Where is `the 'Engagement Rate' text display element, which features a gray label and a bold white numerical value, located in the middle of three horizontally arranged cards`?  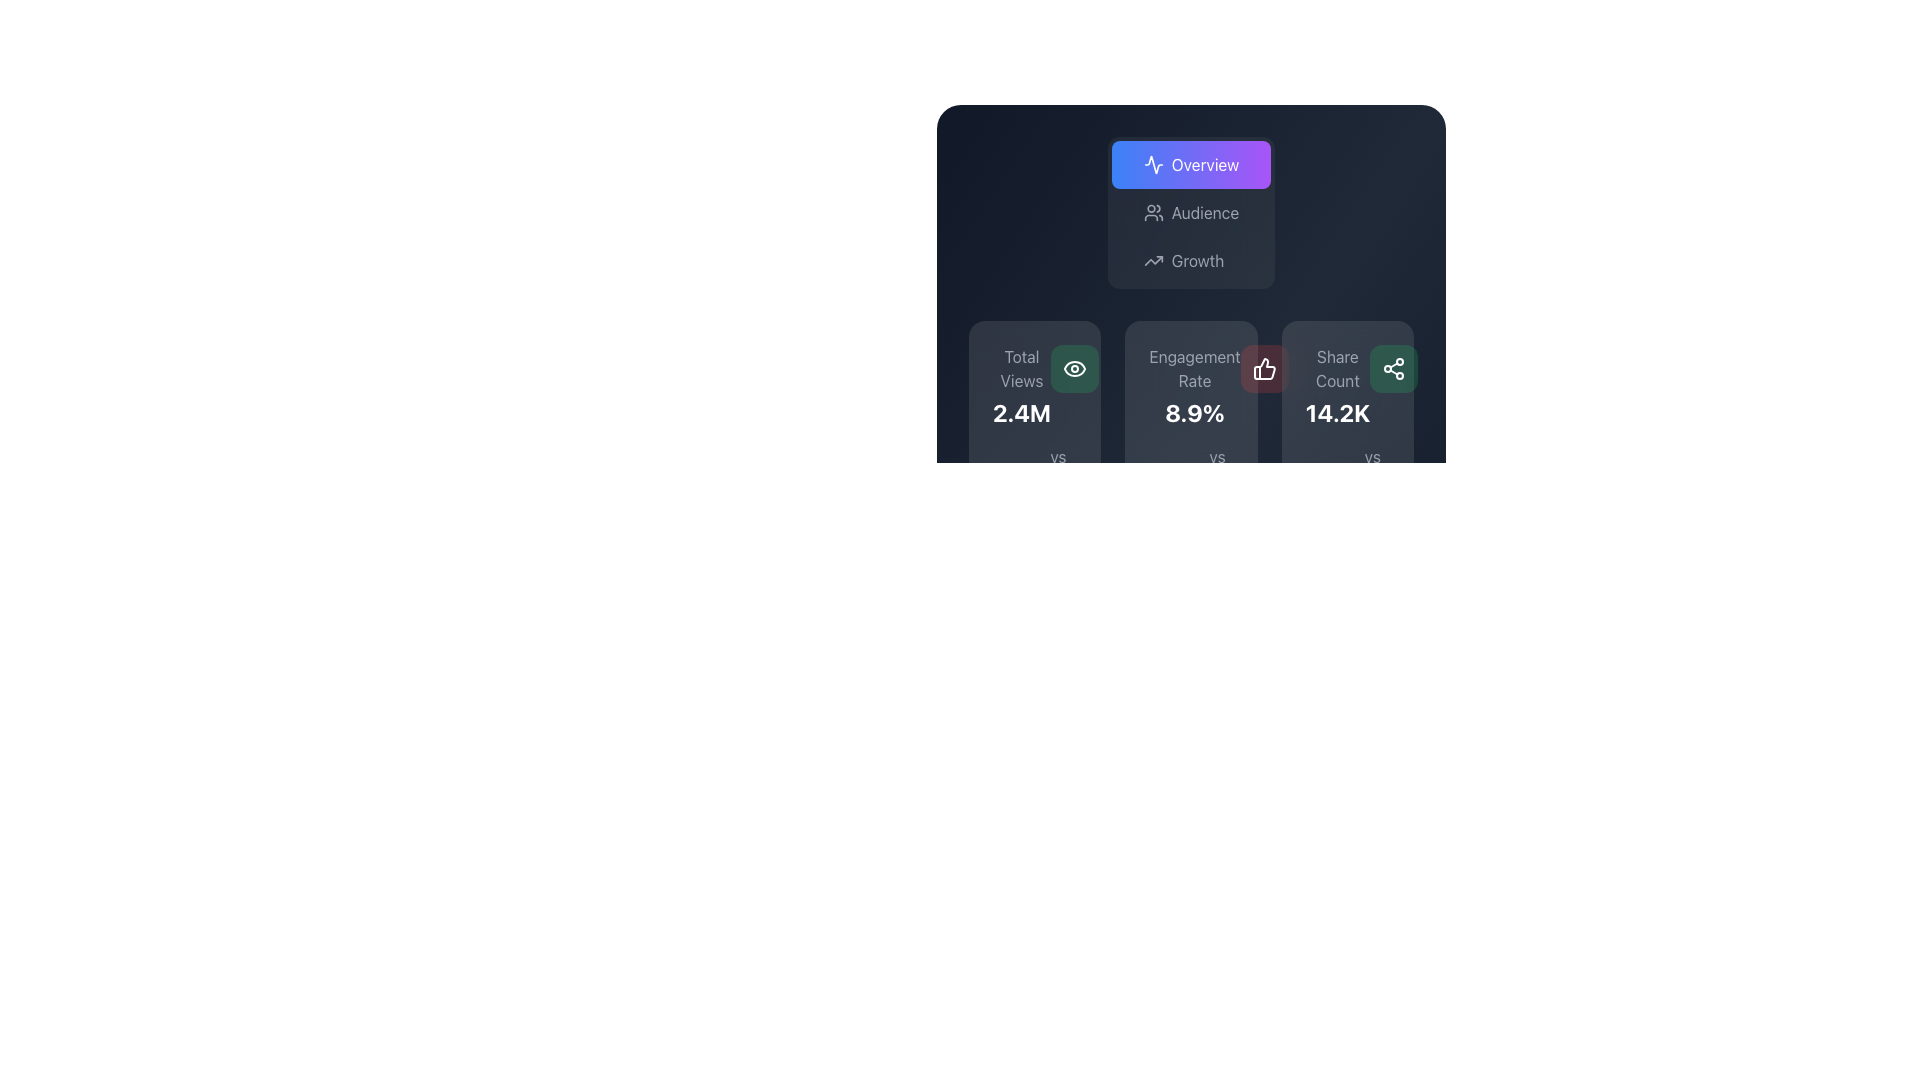
the 'Engagement Rate' text display element, which features a gray label and a bold white numerical value, located in the middle of three horizontally arranged cards is located at coordinates (1195, 386).